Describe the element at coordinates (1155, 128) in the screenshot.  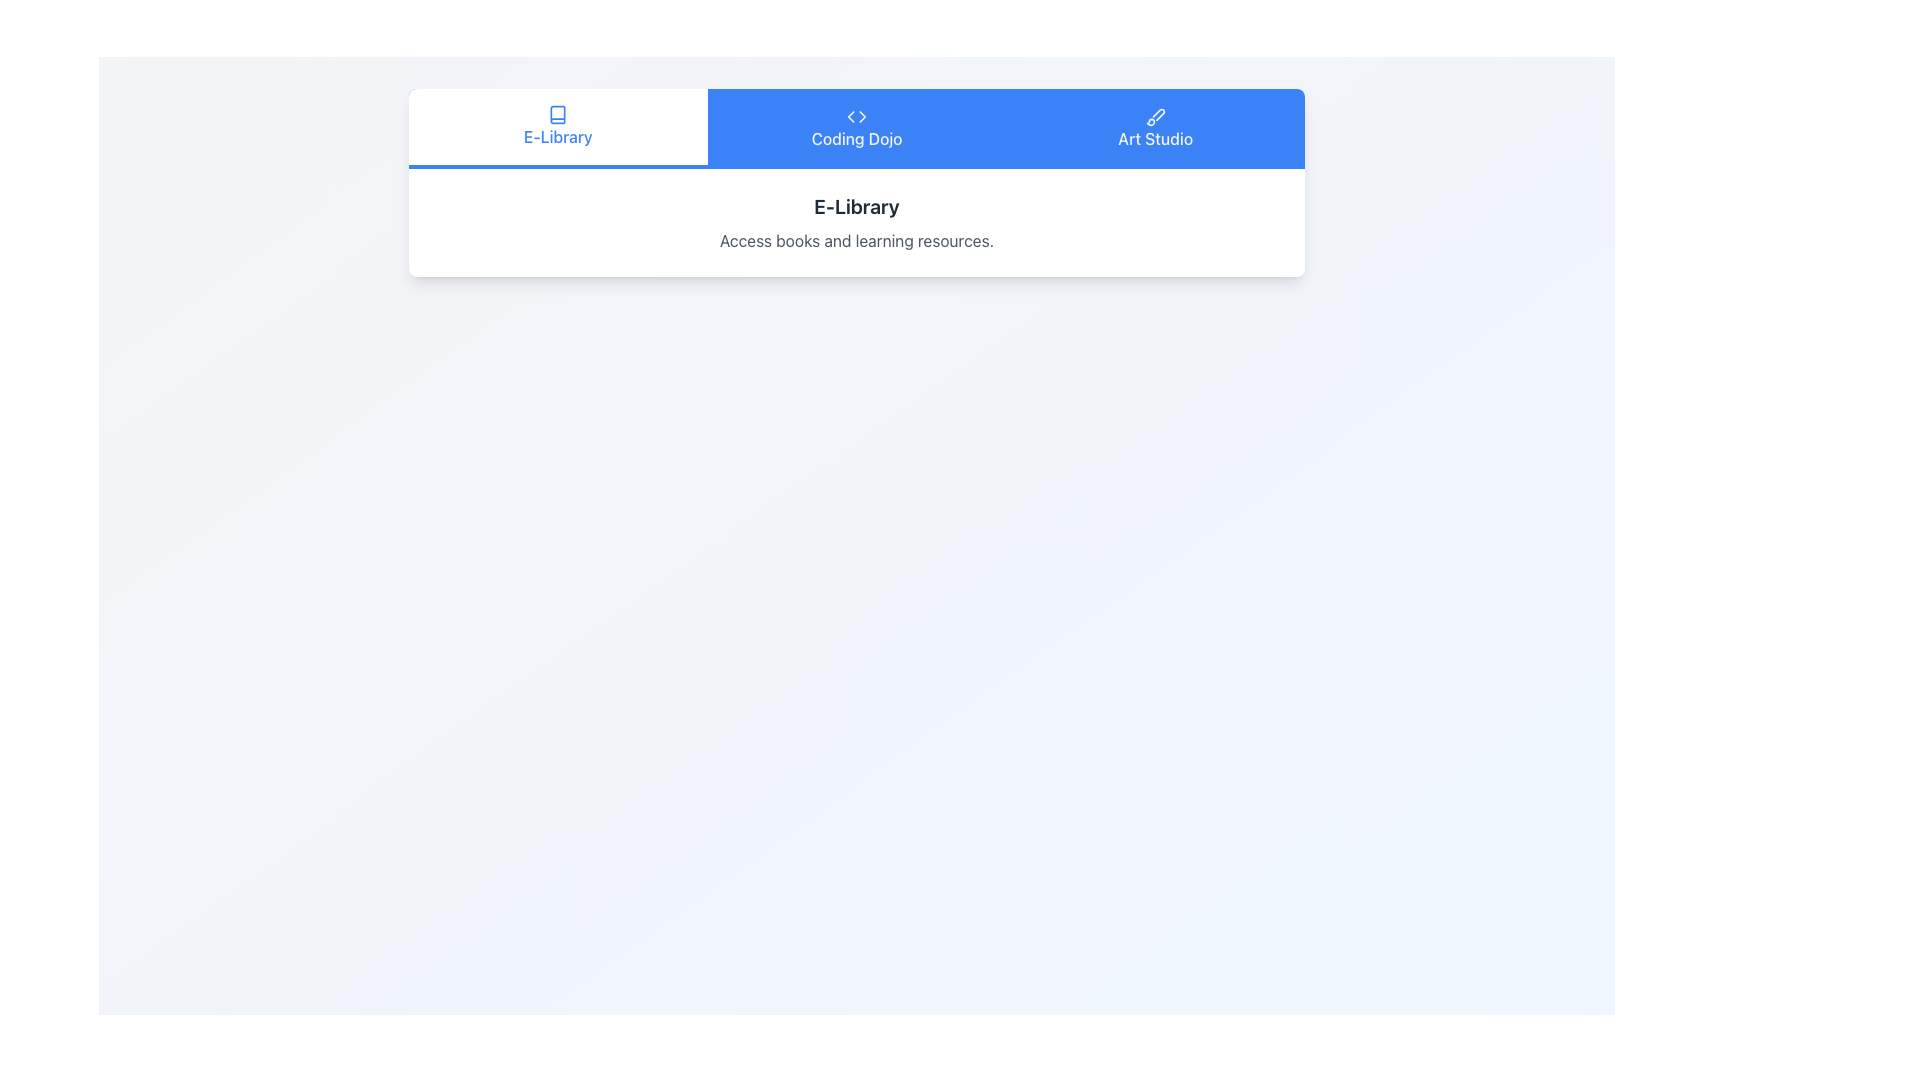
I see `the 'Art Studio' button, which is a vertical arrangement of a brush icon and the text 'Art Studio' with a blue background and white color` at that location.